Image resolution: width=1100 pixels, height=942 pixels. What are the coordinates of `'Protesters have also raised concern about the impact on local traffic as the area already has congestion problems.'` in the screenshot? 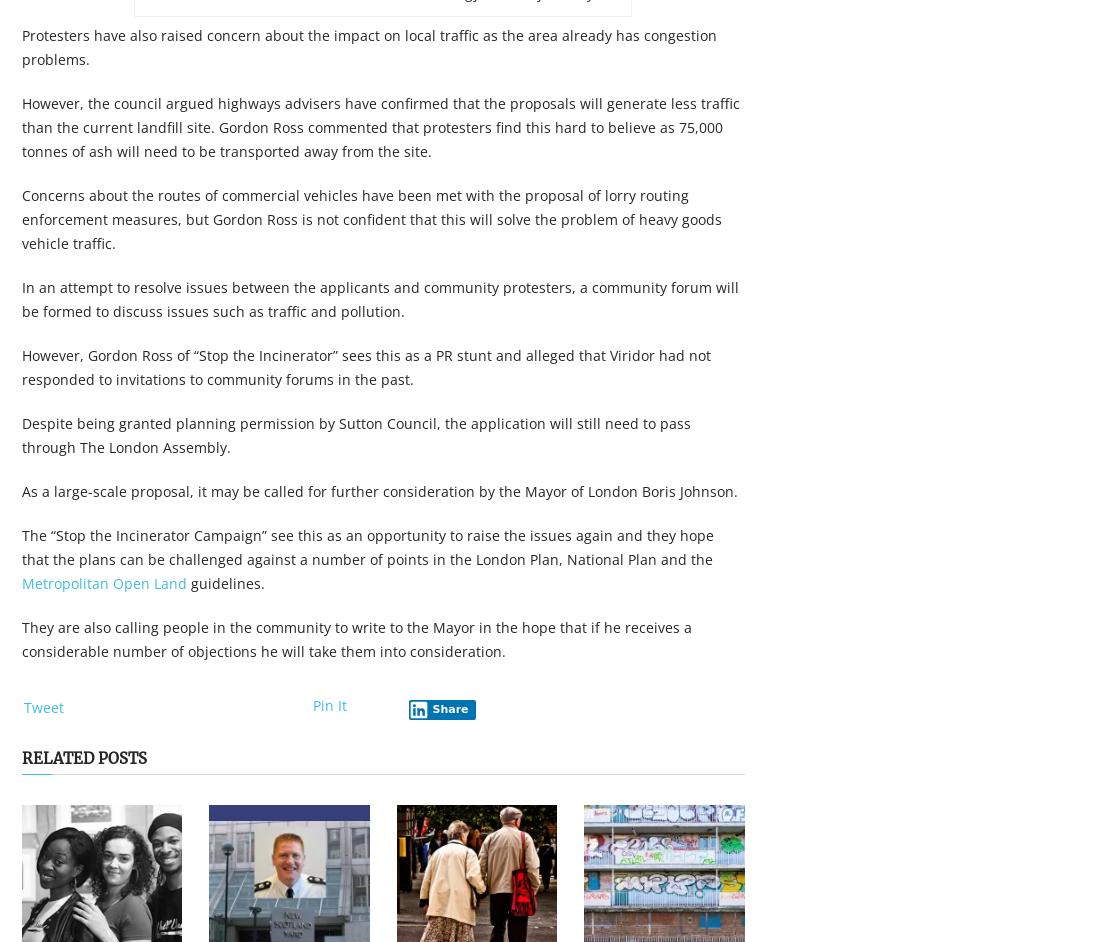 It's located at (369, 47).